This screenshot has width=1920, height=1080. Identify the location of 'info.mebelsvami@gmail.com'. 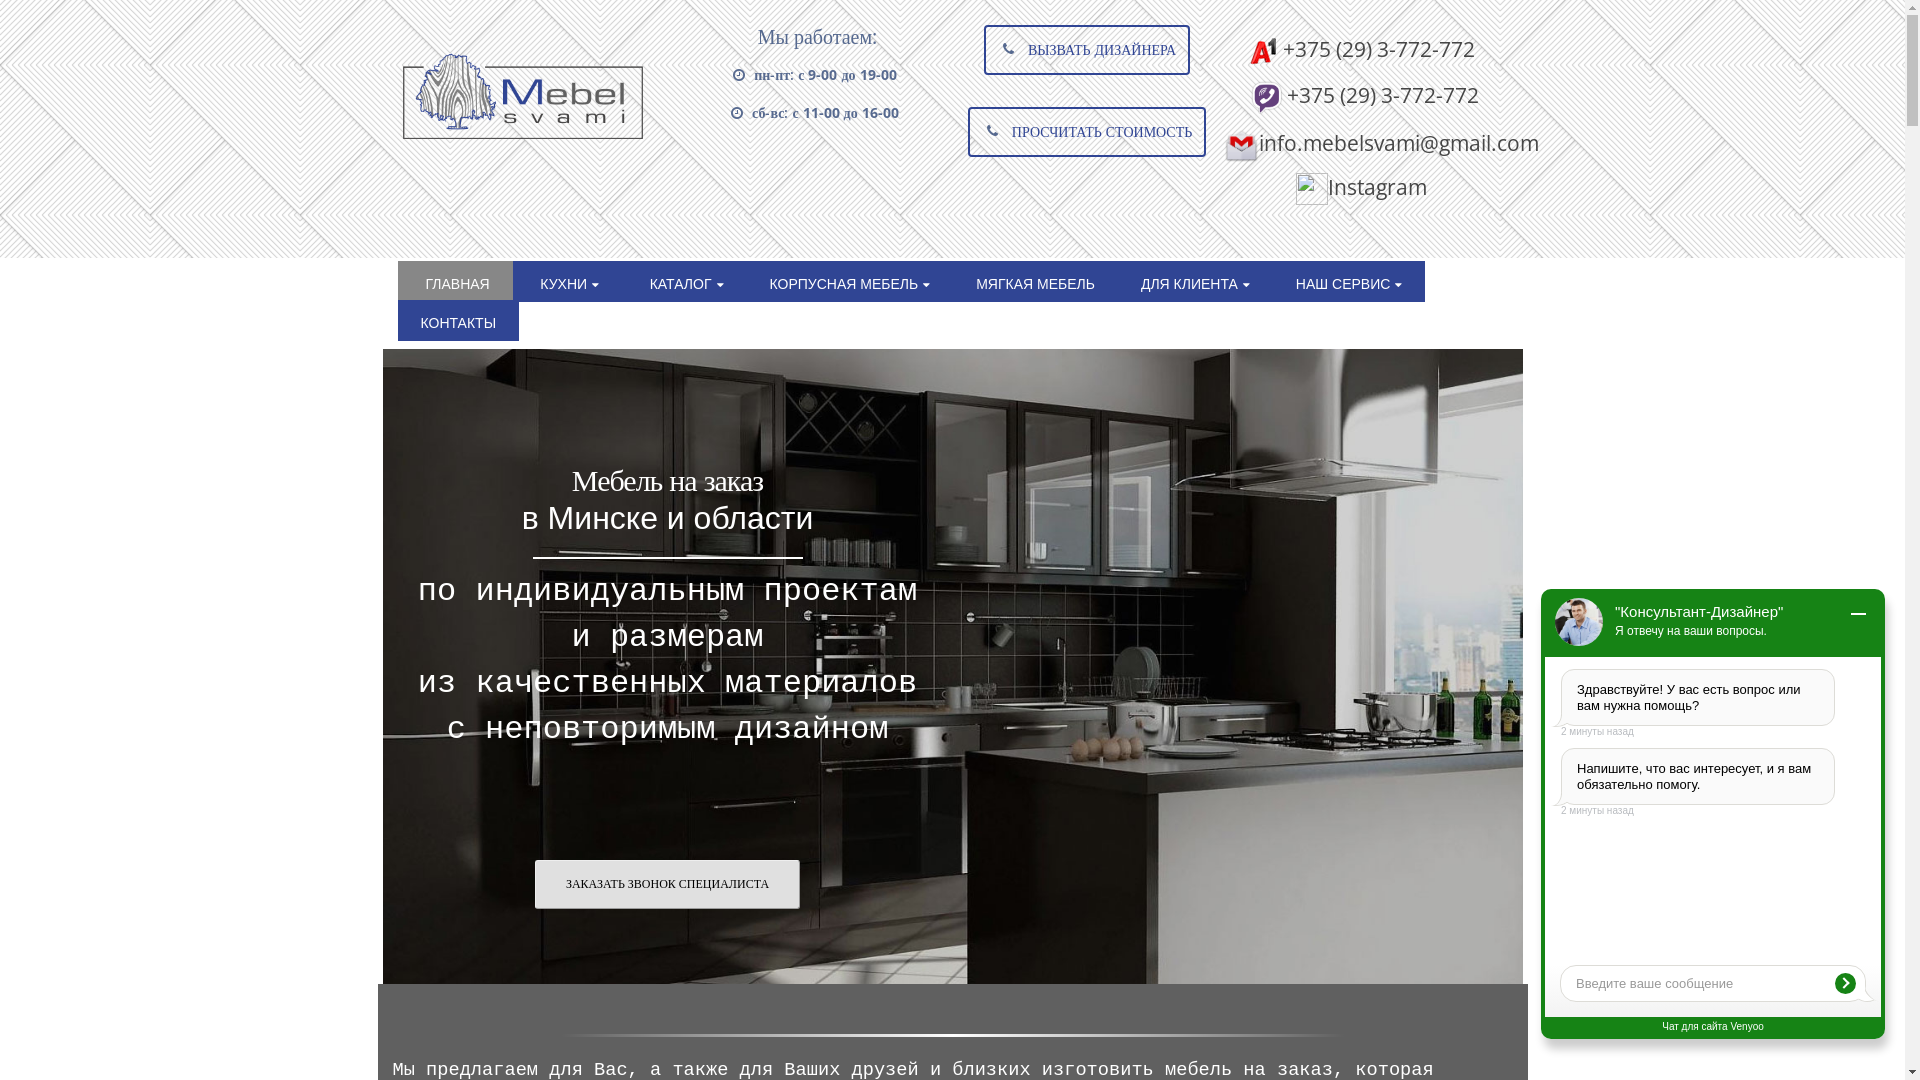
(1380, 141).